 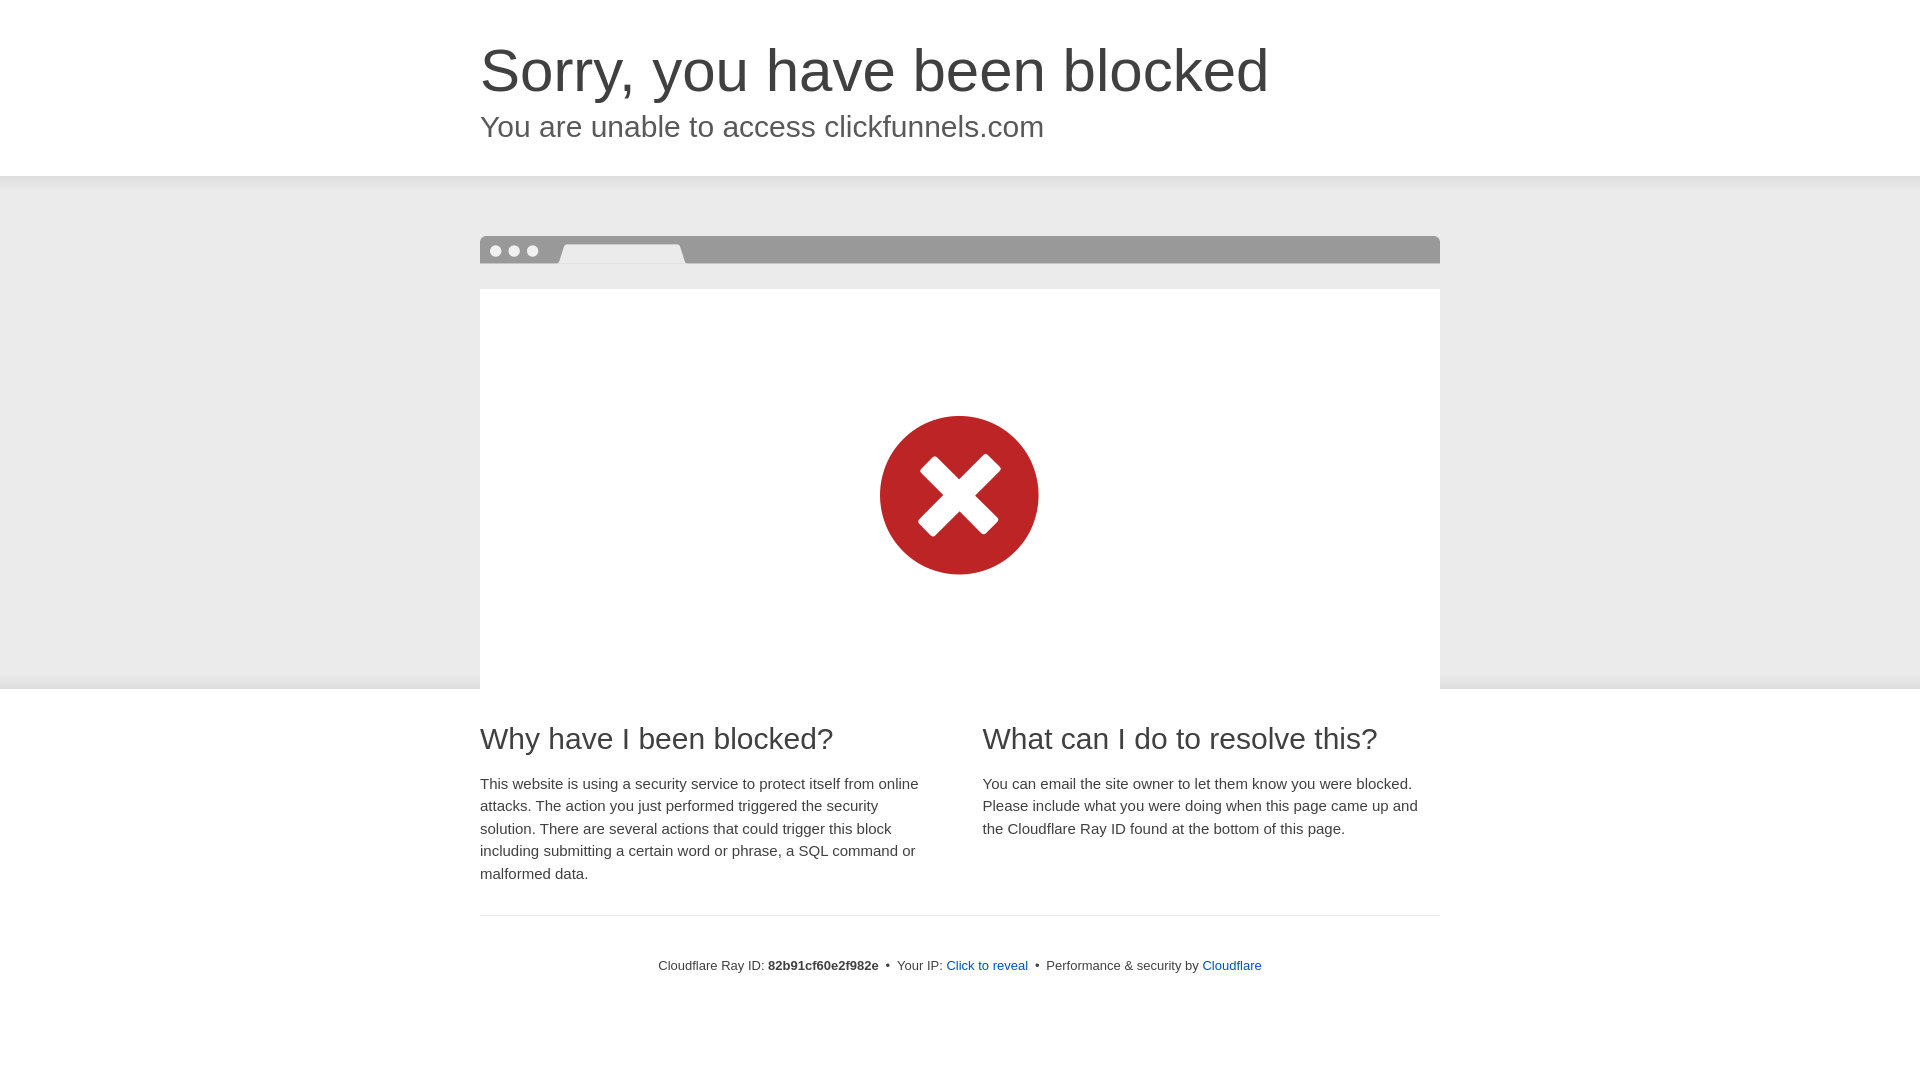 What do you see at coordinates (987, 964) in the screenshot?
I see `'Click to reveal'` at bounding box center [987, 964].